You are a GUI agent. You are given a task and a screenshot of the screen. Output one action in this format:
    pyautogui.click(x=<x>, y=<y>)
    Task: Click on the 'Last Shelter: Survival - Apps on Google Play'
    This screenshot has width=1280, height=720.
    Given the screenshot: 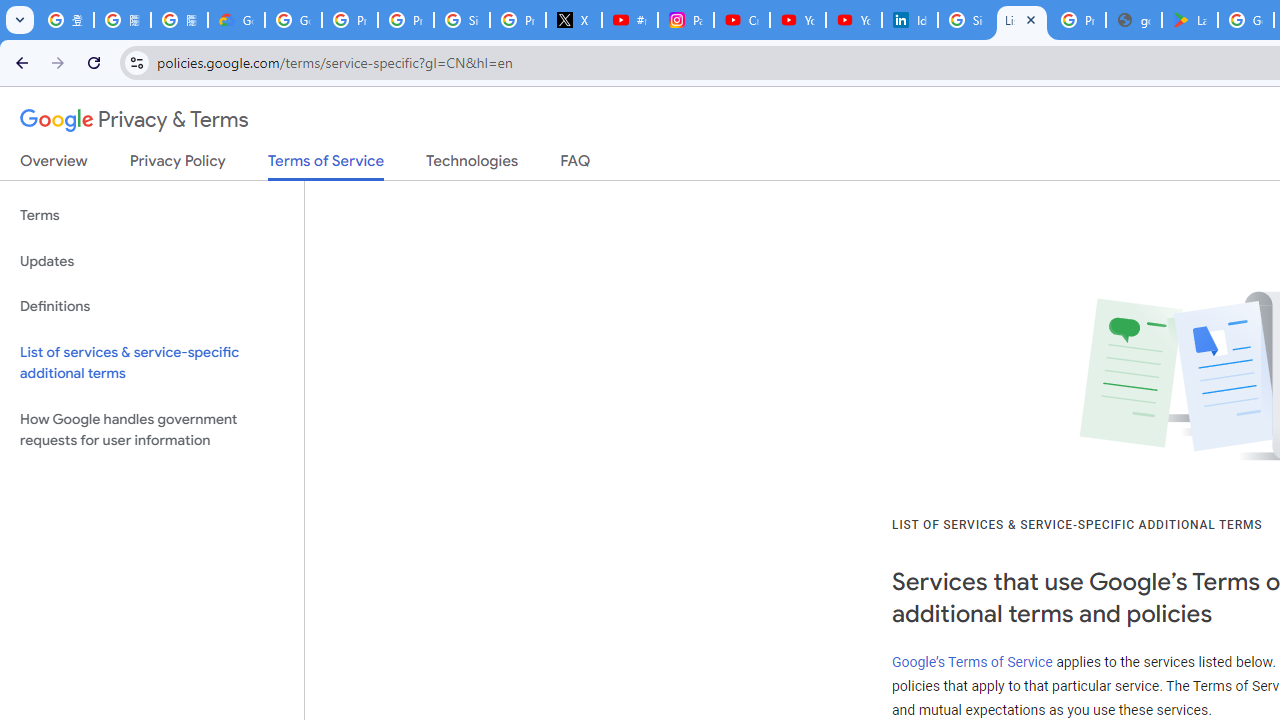 What is the action you would take?
    pyautogui.click(x=1190, y=20)
    